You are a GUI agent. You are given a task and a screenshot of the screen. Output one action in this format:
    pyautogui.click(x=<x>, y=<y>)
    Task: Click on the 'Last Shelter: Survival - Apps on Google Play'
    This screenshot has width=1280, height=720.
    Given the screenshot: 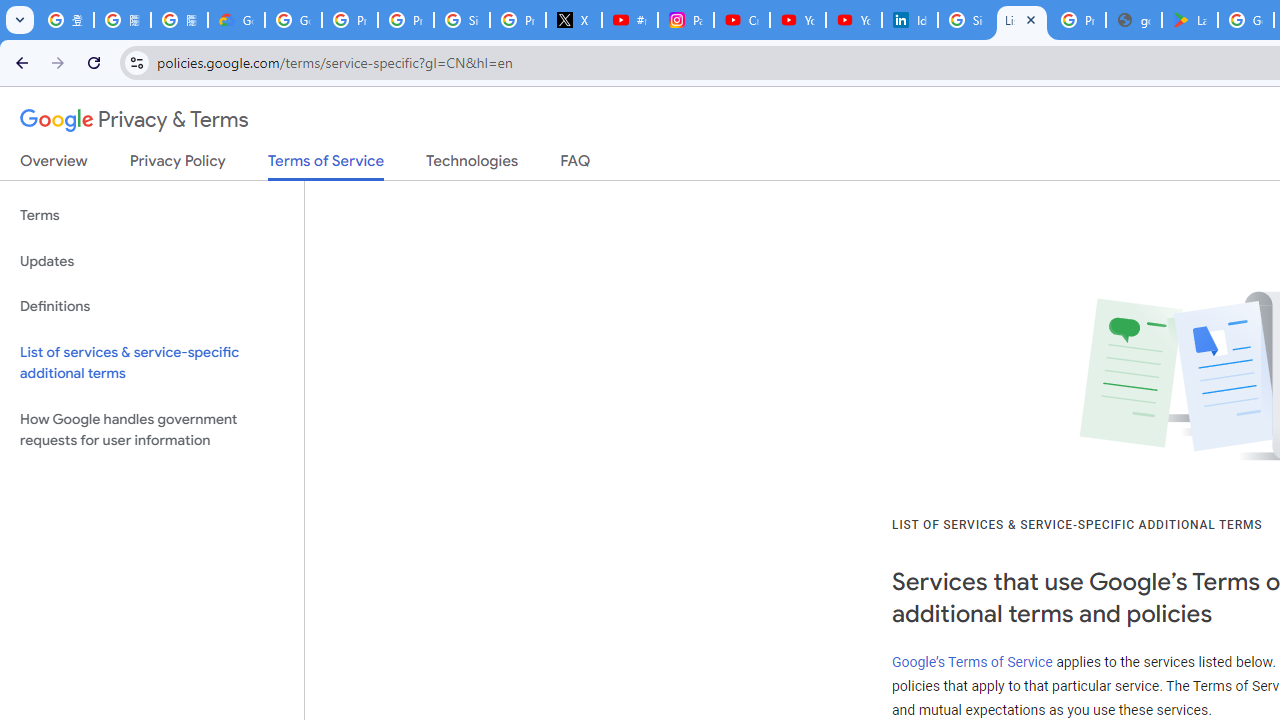 What is the action you would take?
    pyautogui.click(x=1190, y=20)
    